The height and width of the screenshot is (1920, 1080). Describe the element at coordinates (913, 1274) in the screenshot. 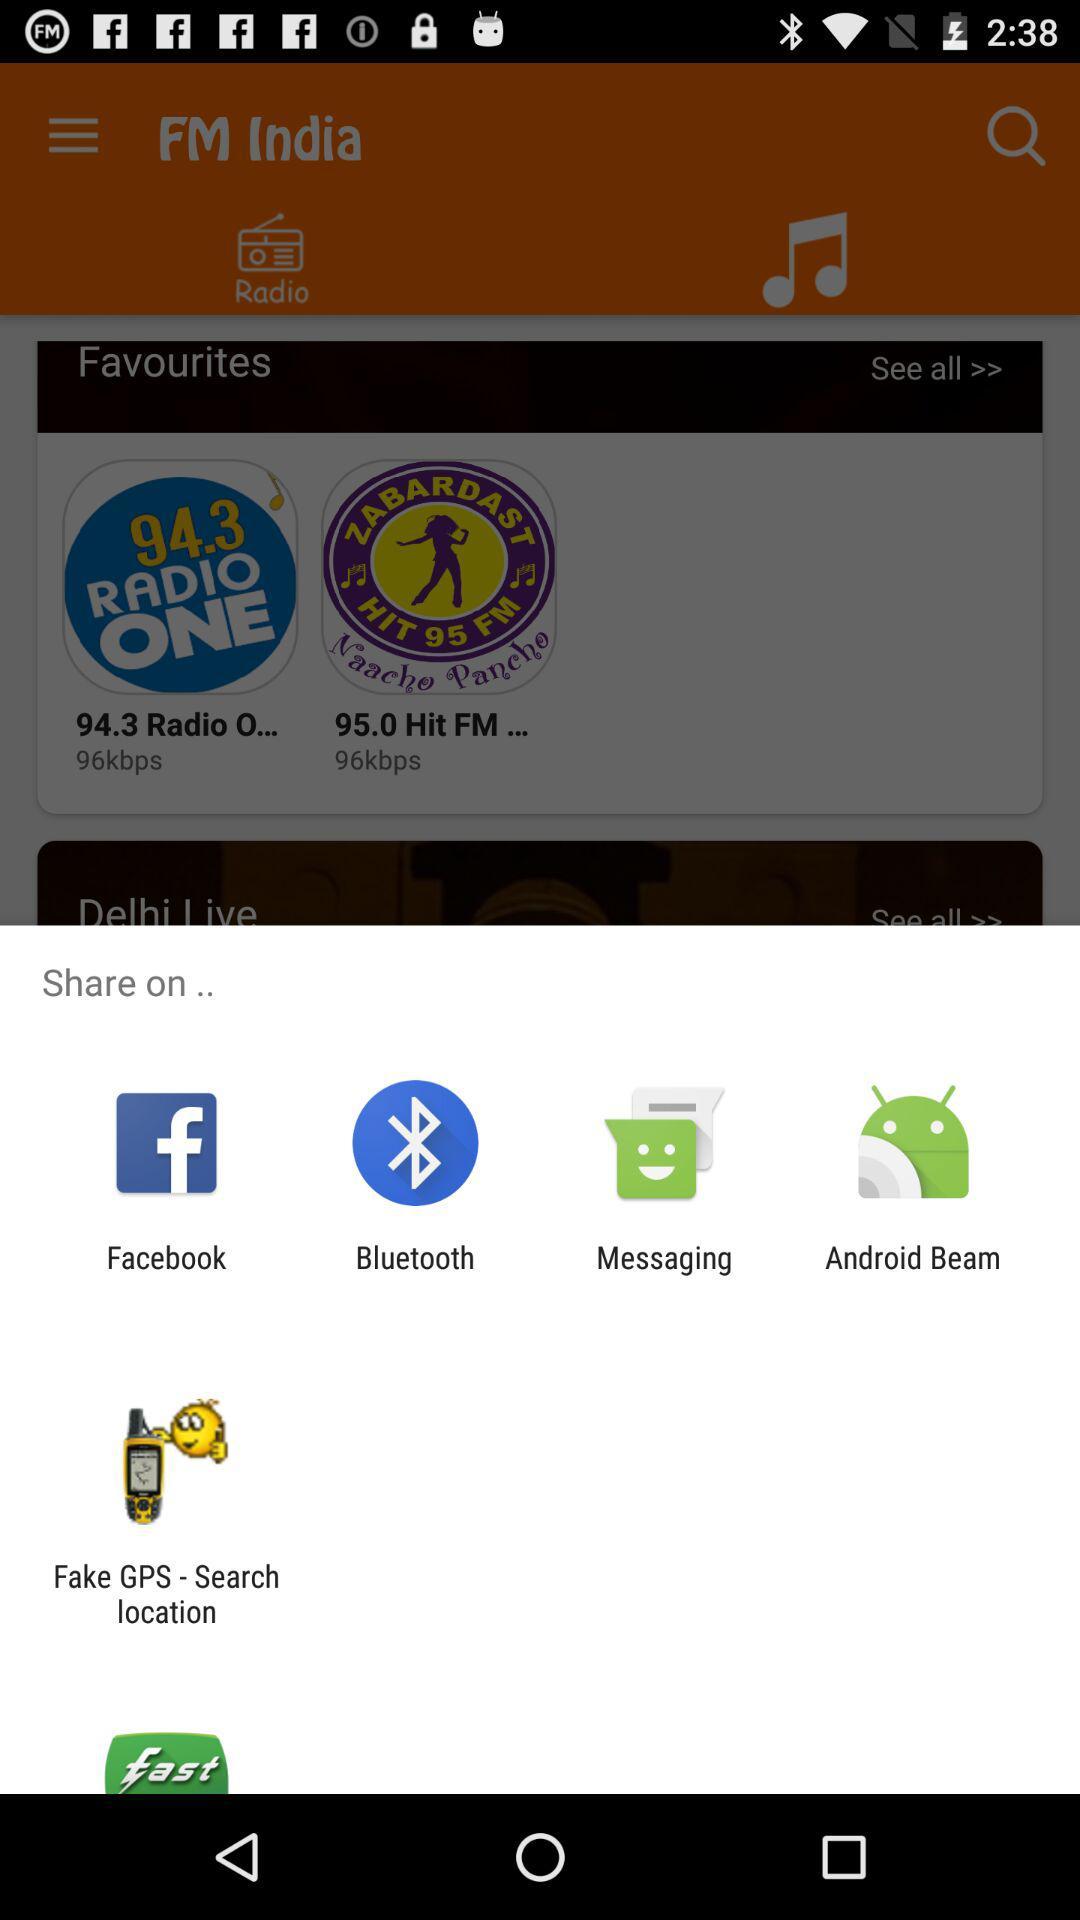

I see `the item next to messaging icon` at that location.